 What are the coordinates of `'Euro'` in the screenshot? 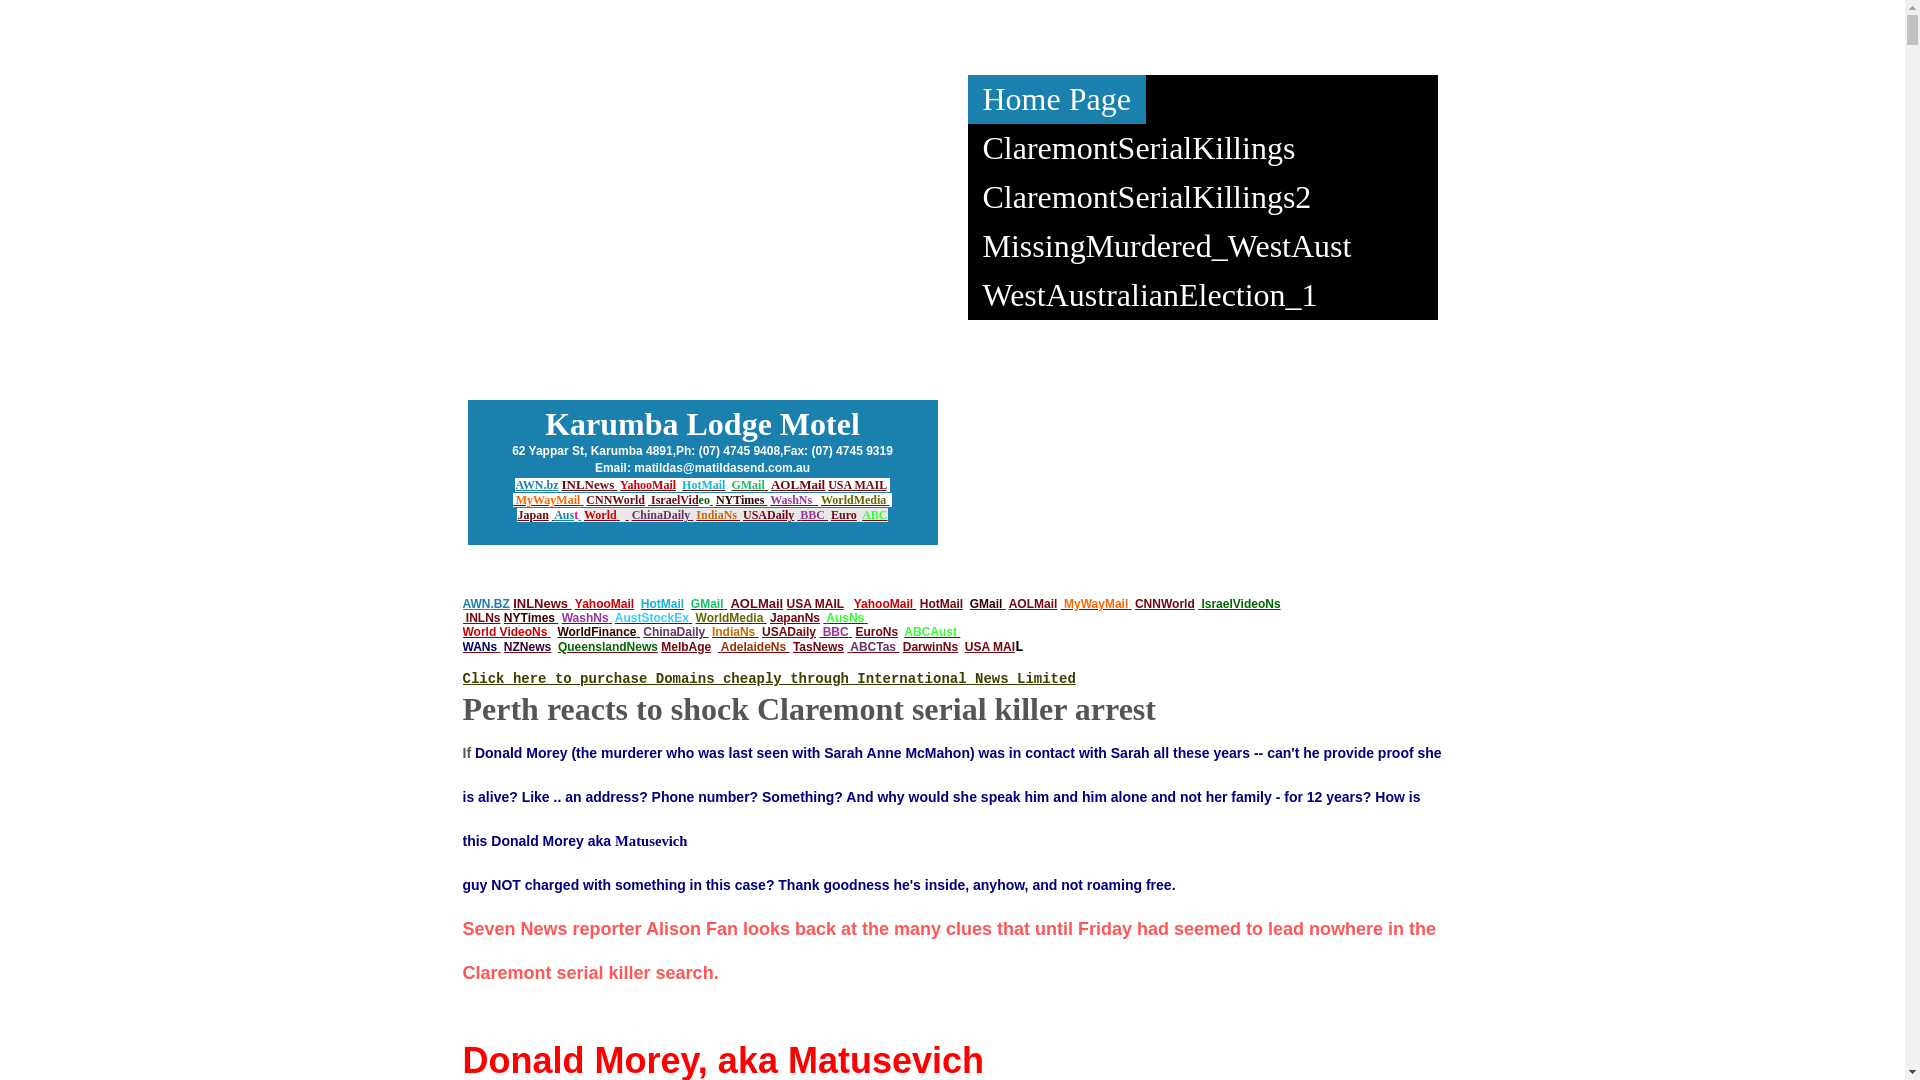 It's located at (844, 514).